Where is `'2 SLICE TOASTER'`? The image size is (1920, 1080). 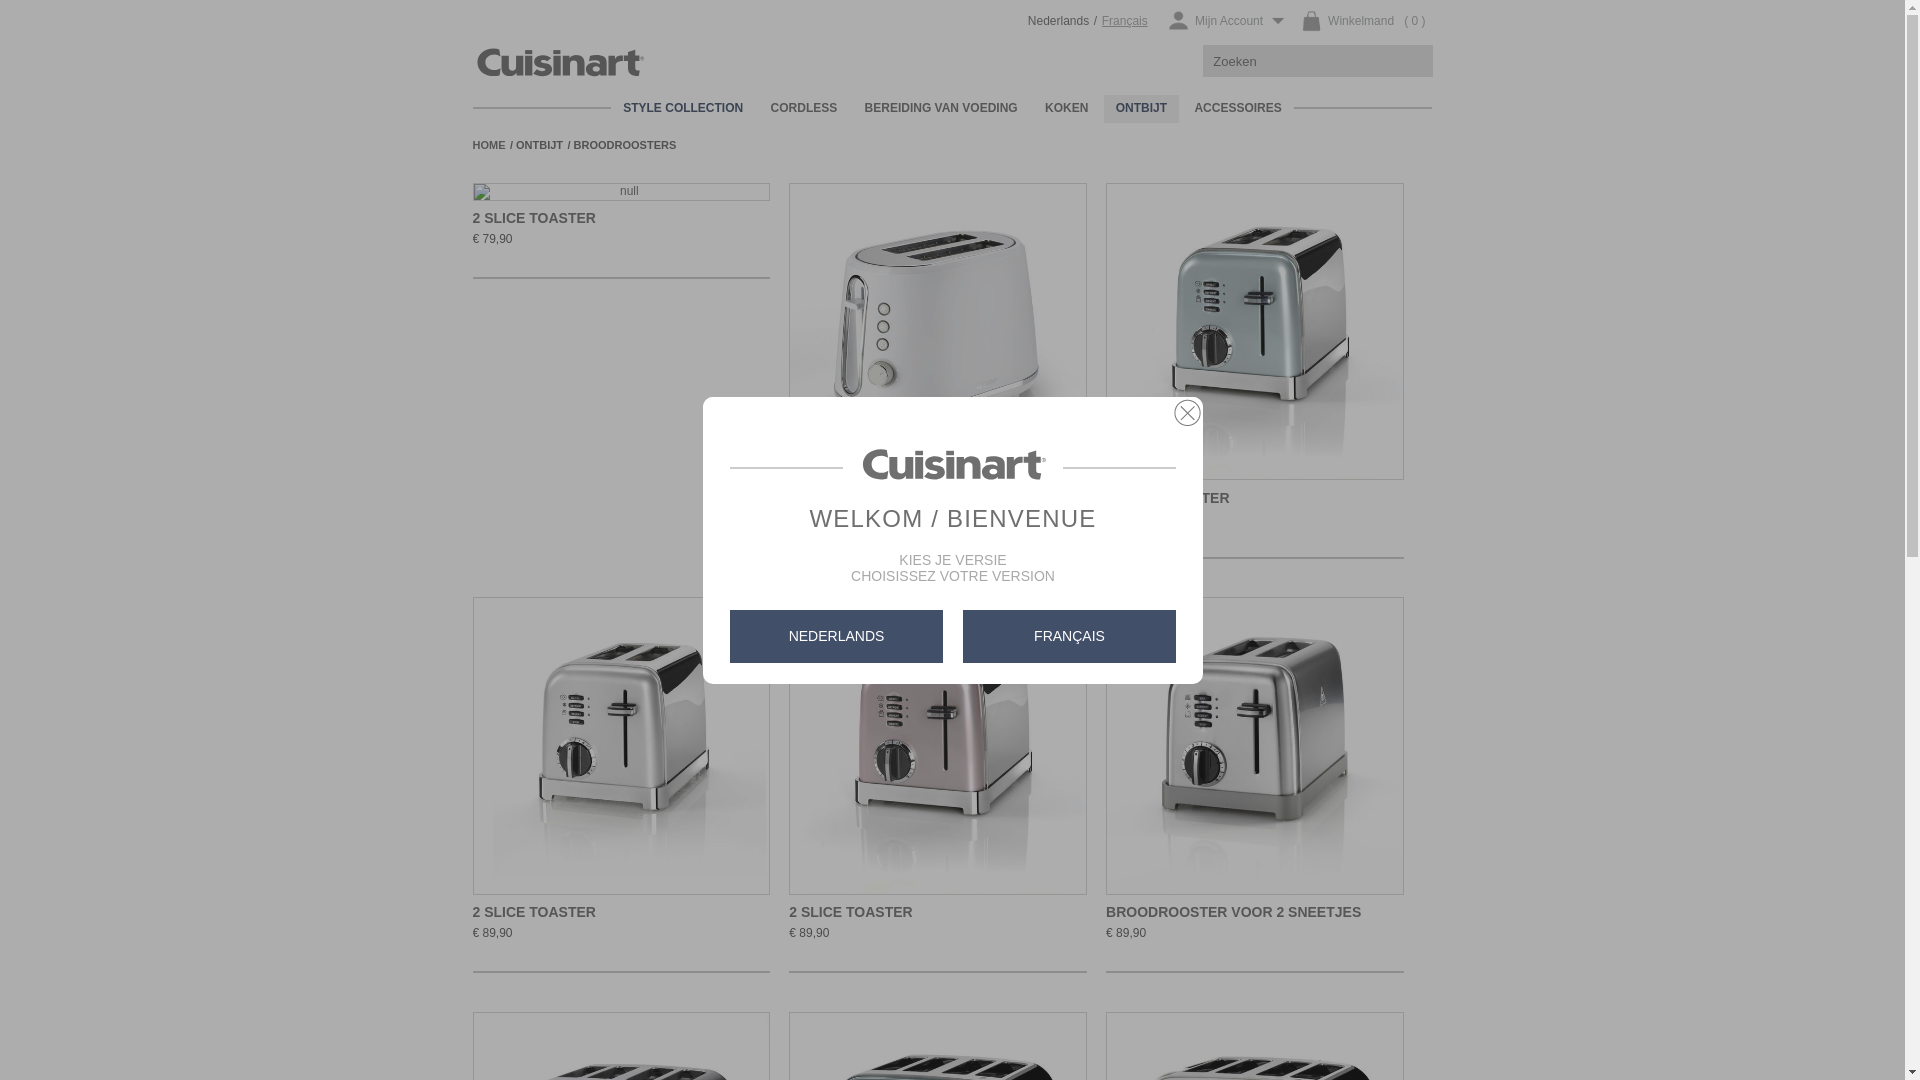 '2 SLICE TOASTER' is located at coordinates (1167, 496).